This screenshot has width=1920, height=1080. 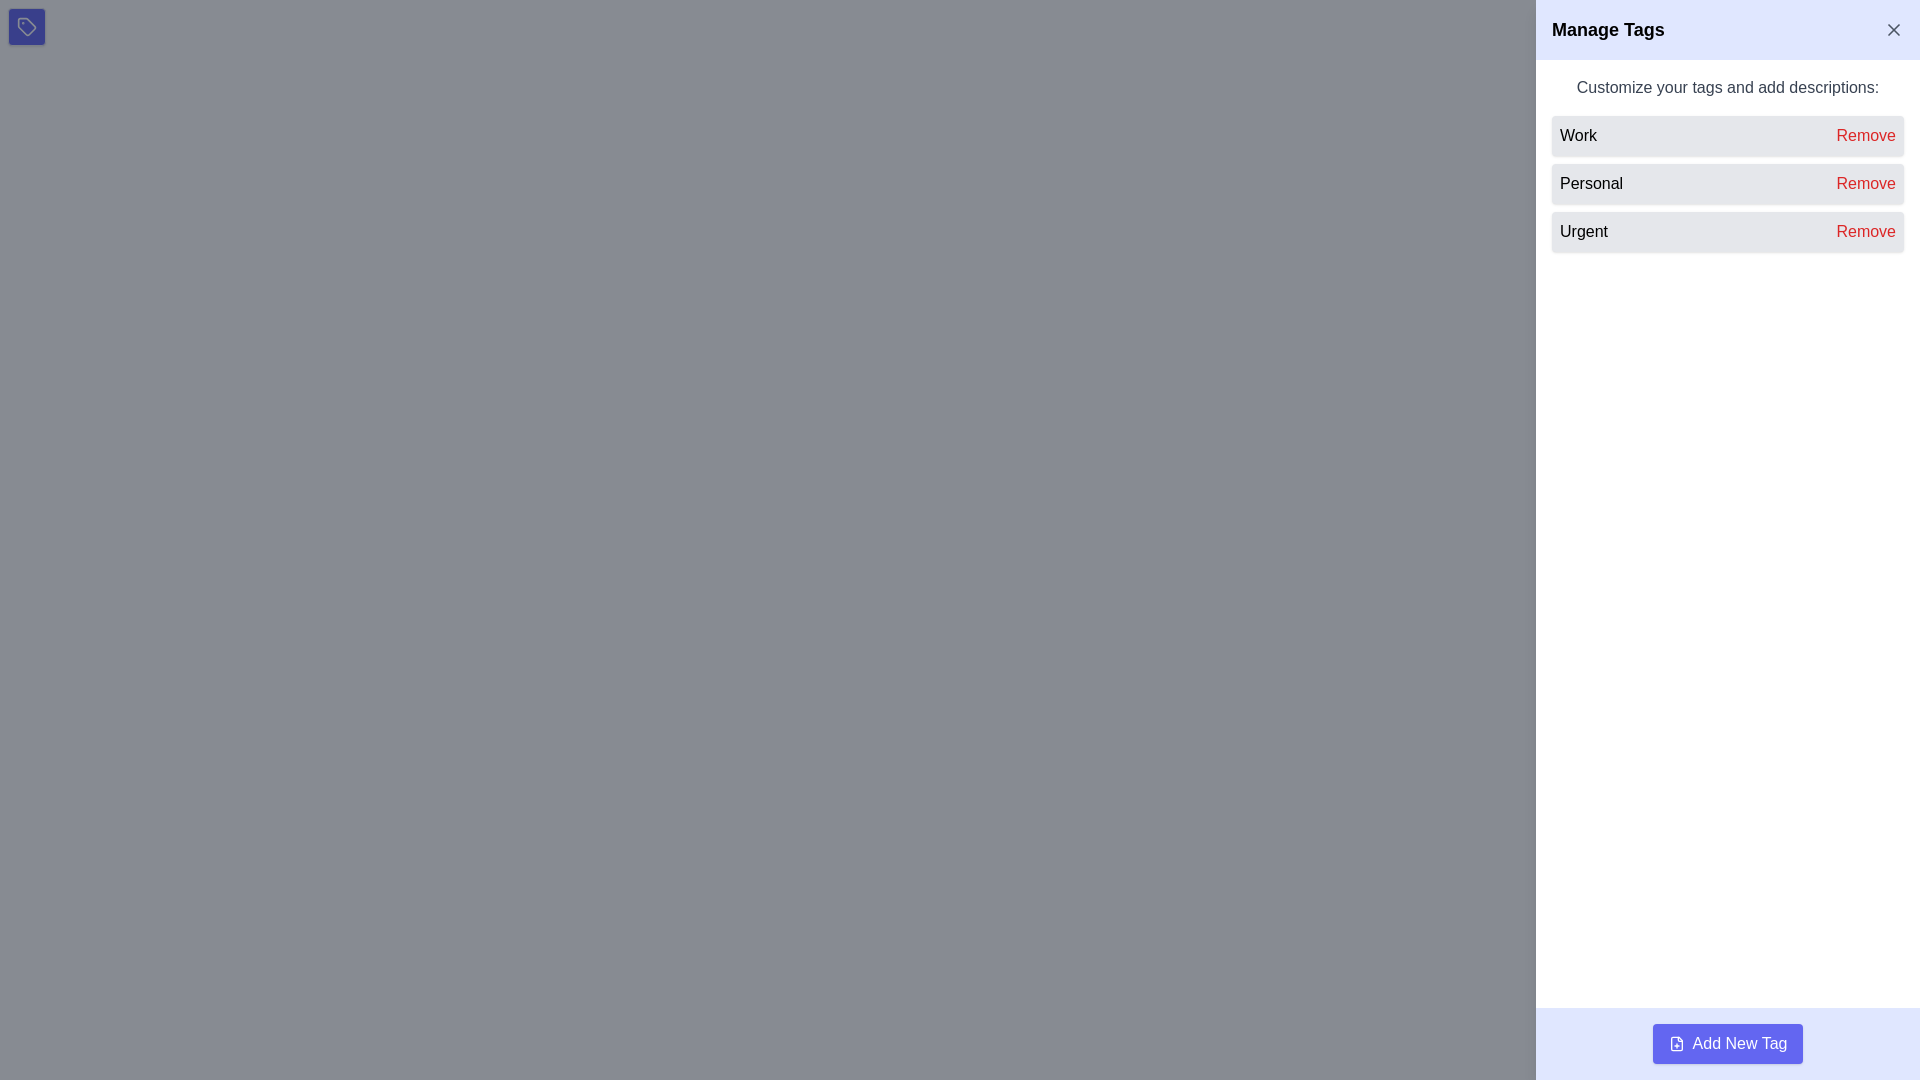 I want to click on the 'Personal' badge section located below the 'Work' section and above the 'Urgent' section, so click(x=1727, y=184).